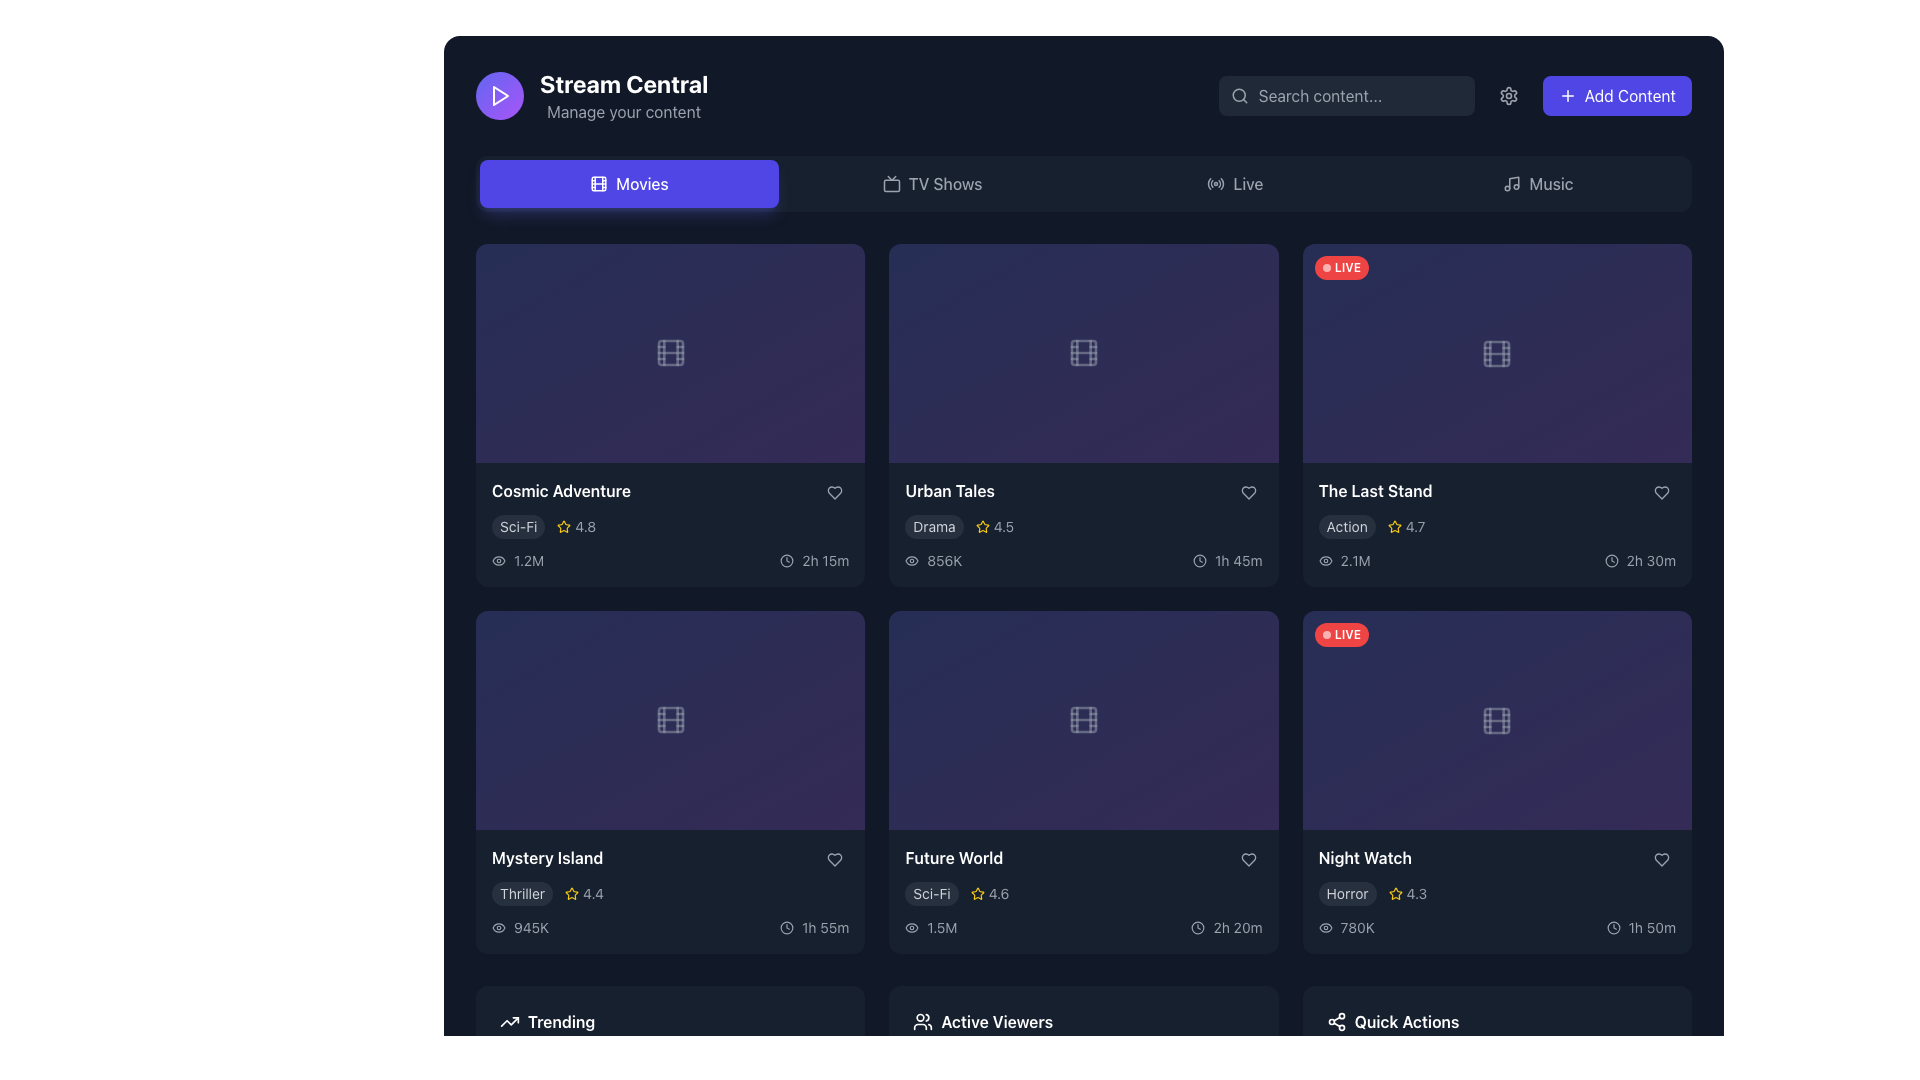 Image resolution: width=1920 pixels, height=1080 pixels. I want to click on the clock icon located at the bottom-right section of 'The Last Stand' card, which is visually associated with the text label '2h 30m', so click(1611, 560).